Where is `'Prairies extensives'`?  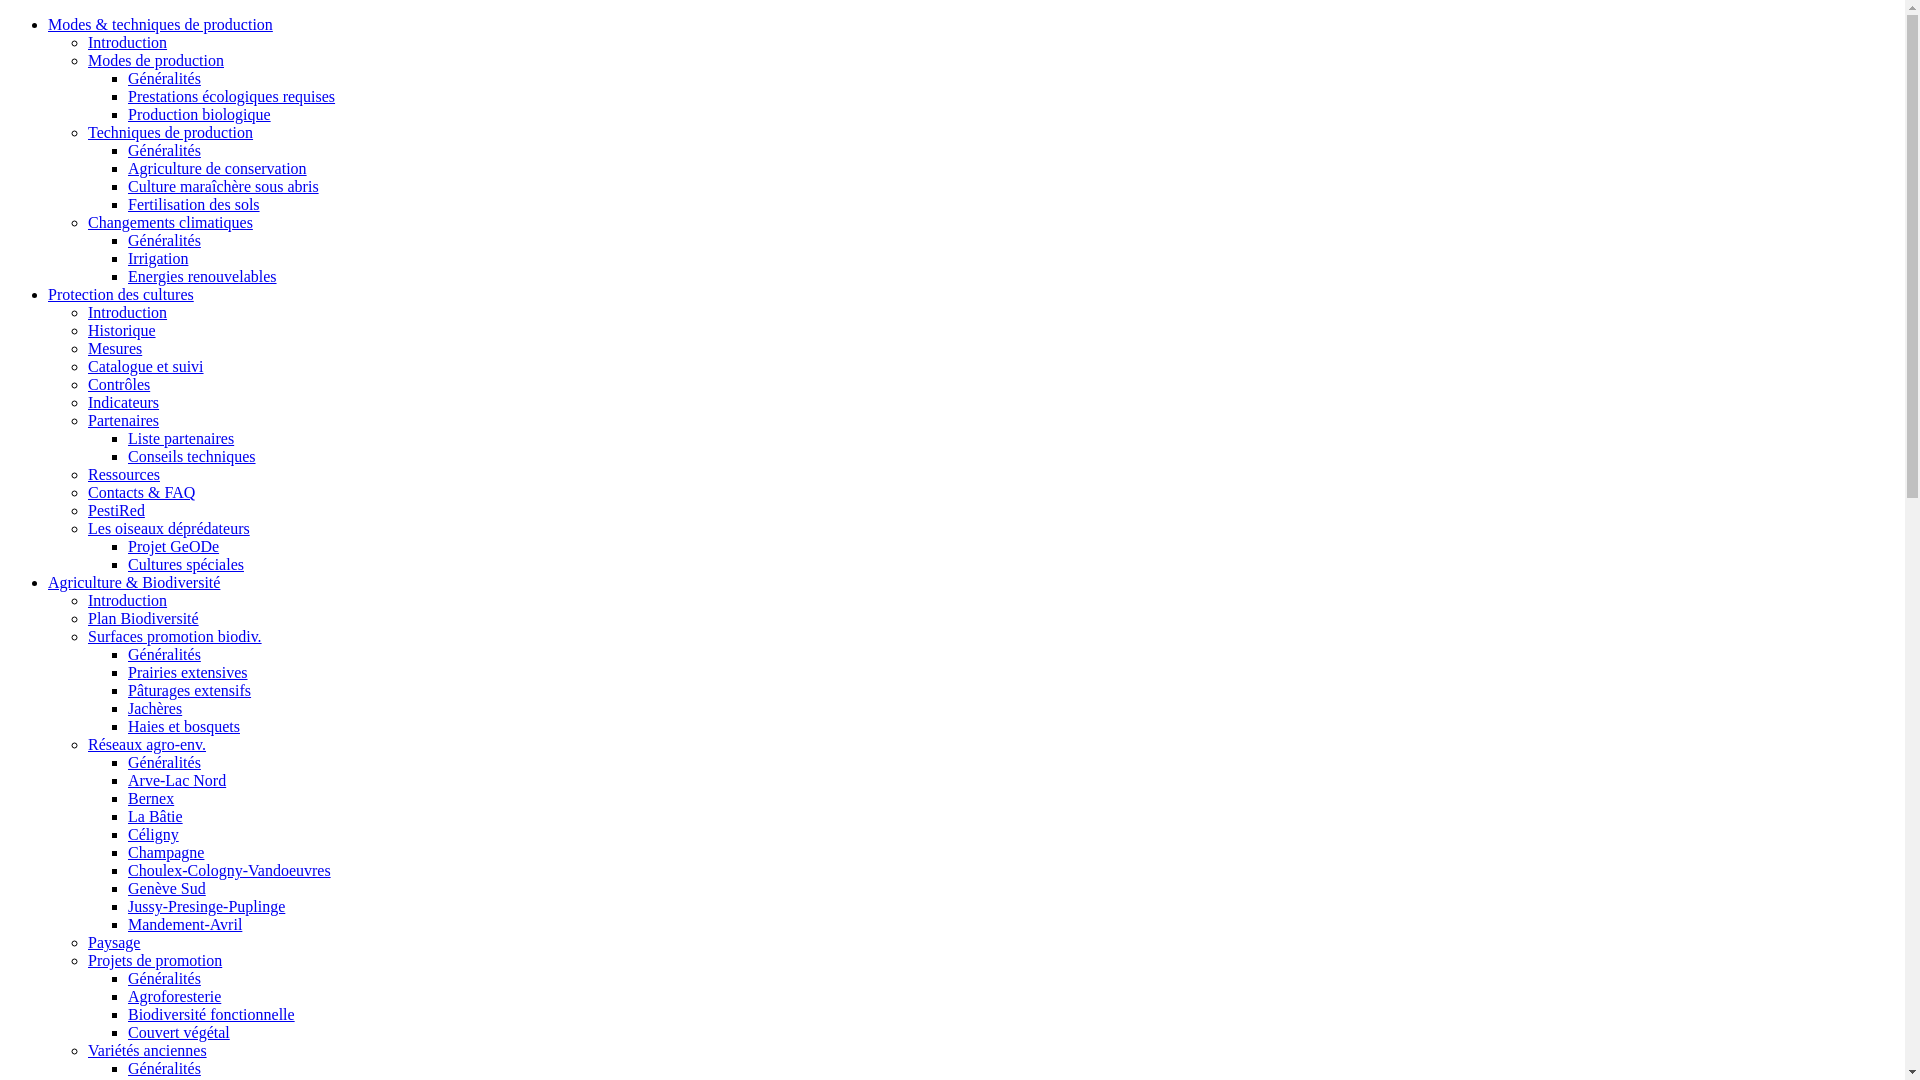 'Prairies extensives' is located at coordinates (187, 672).